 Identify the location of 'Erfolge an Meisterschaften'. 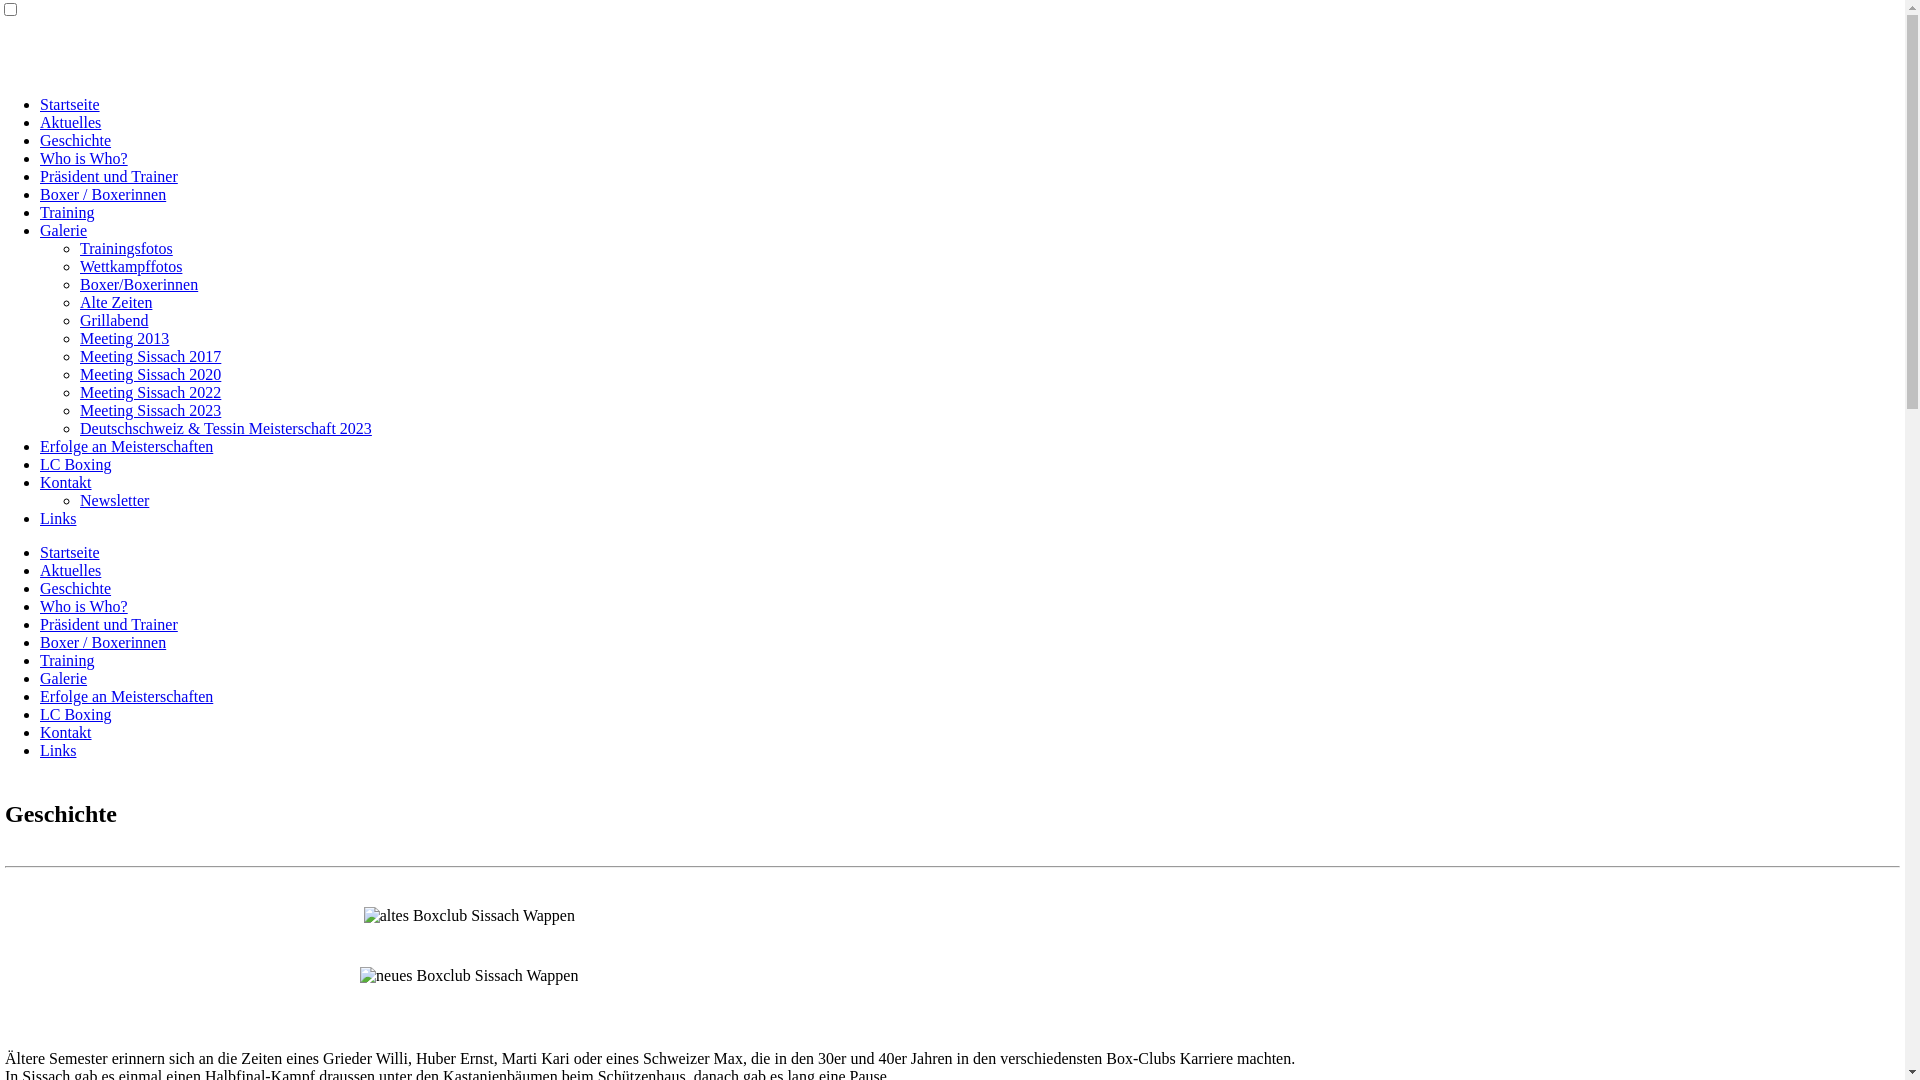
(39, 445).